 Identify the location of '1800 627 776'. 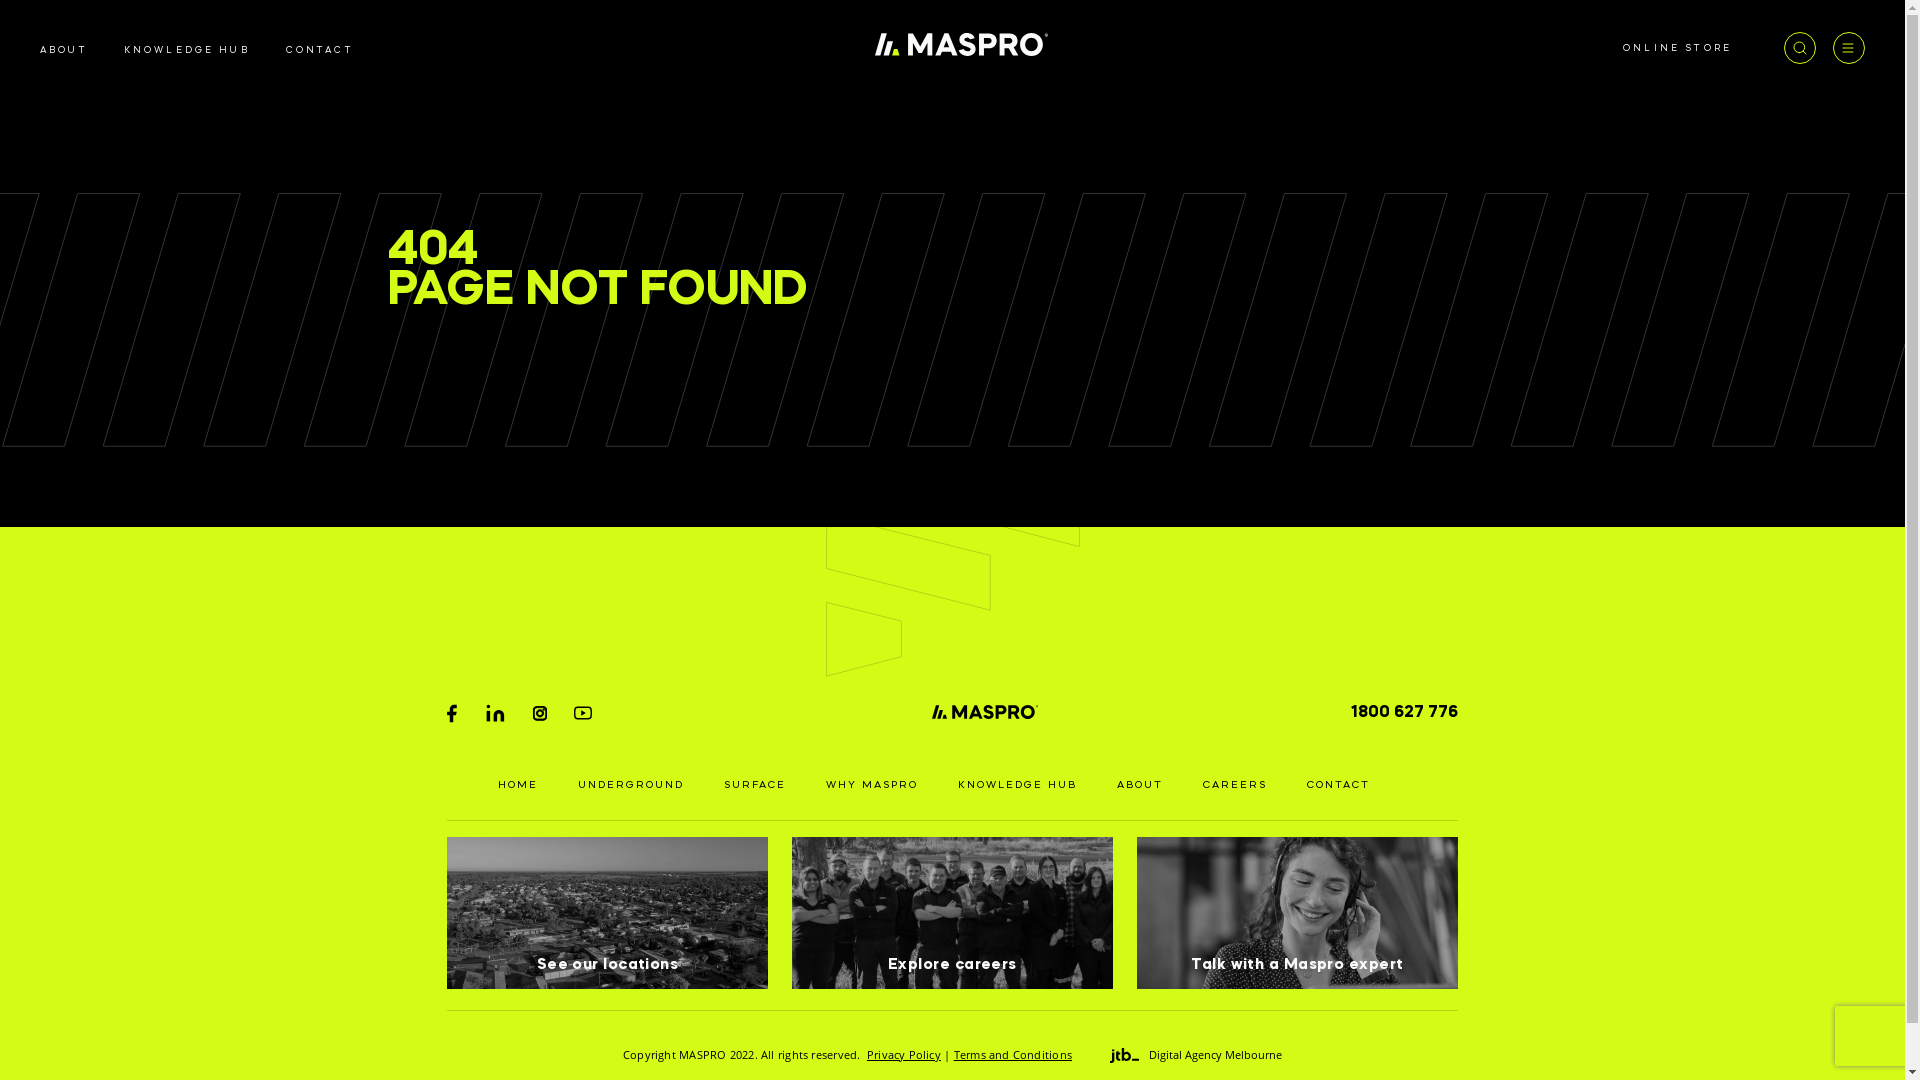
(1403, 711).